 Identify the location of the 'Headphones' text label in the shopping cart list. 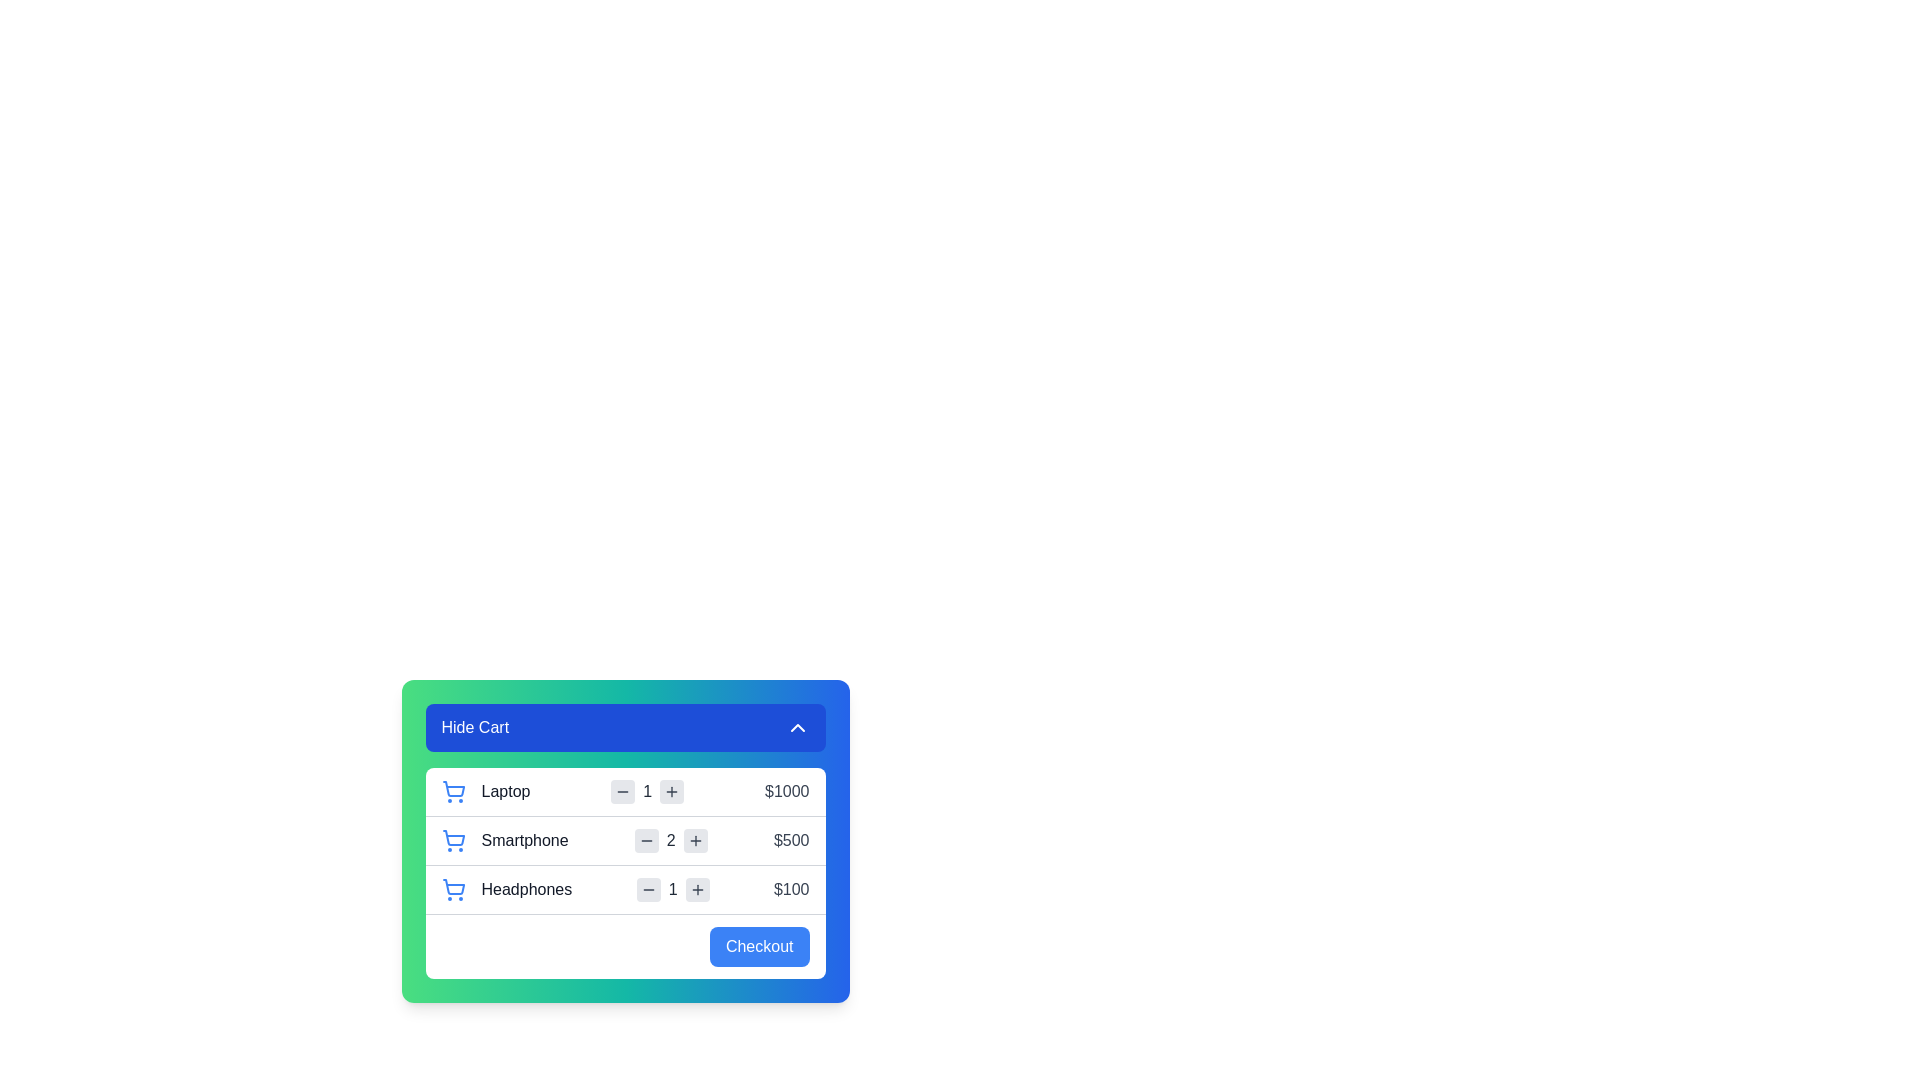
(526, 889).